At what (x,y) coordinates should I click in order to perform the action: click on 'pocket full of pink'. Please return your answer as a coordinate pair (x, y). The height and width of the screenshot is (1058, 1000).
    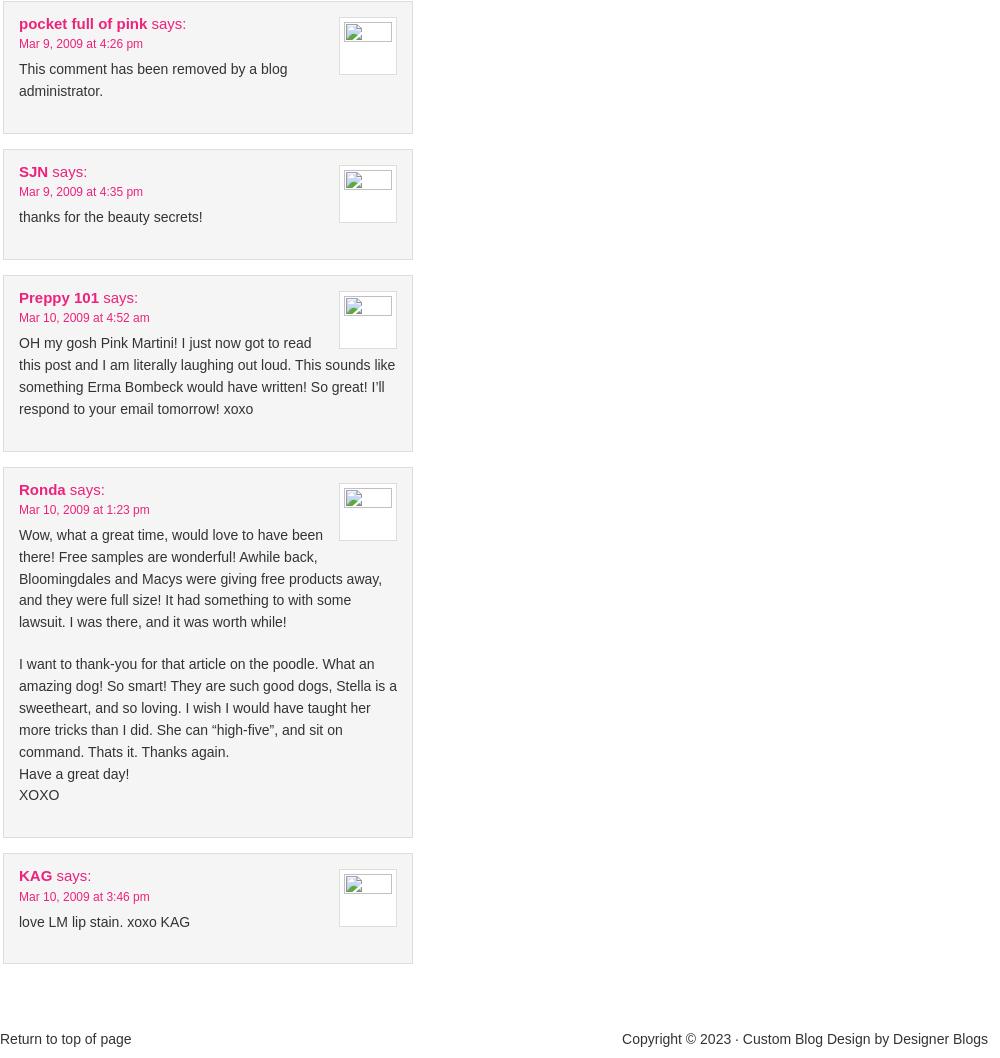
    Looking at the image, I should click on (19, 22).